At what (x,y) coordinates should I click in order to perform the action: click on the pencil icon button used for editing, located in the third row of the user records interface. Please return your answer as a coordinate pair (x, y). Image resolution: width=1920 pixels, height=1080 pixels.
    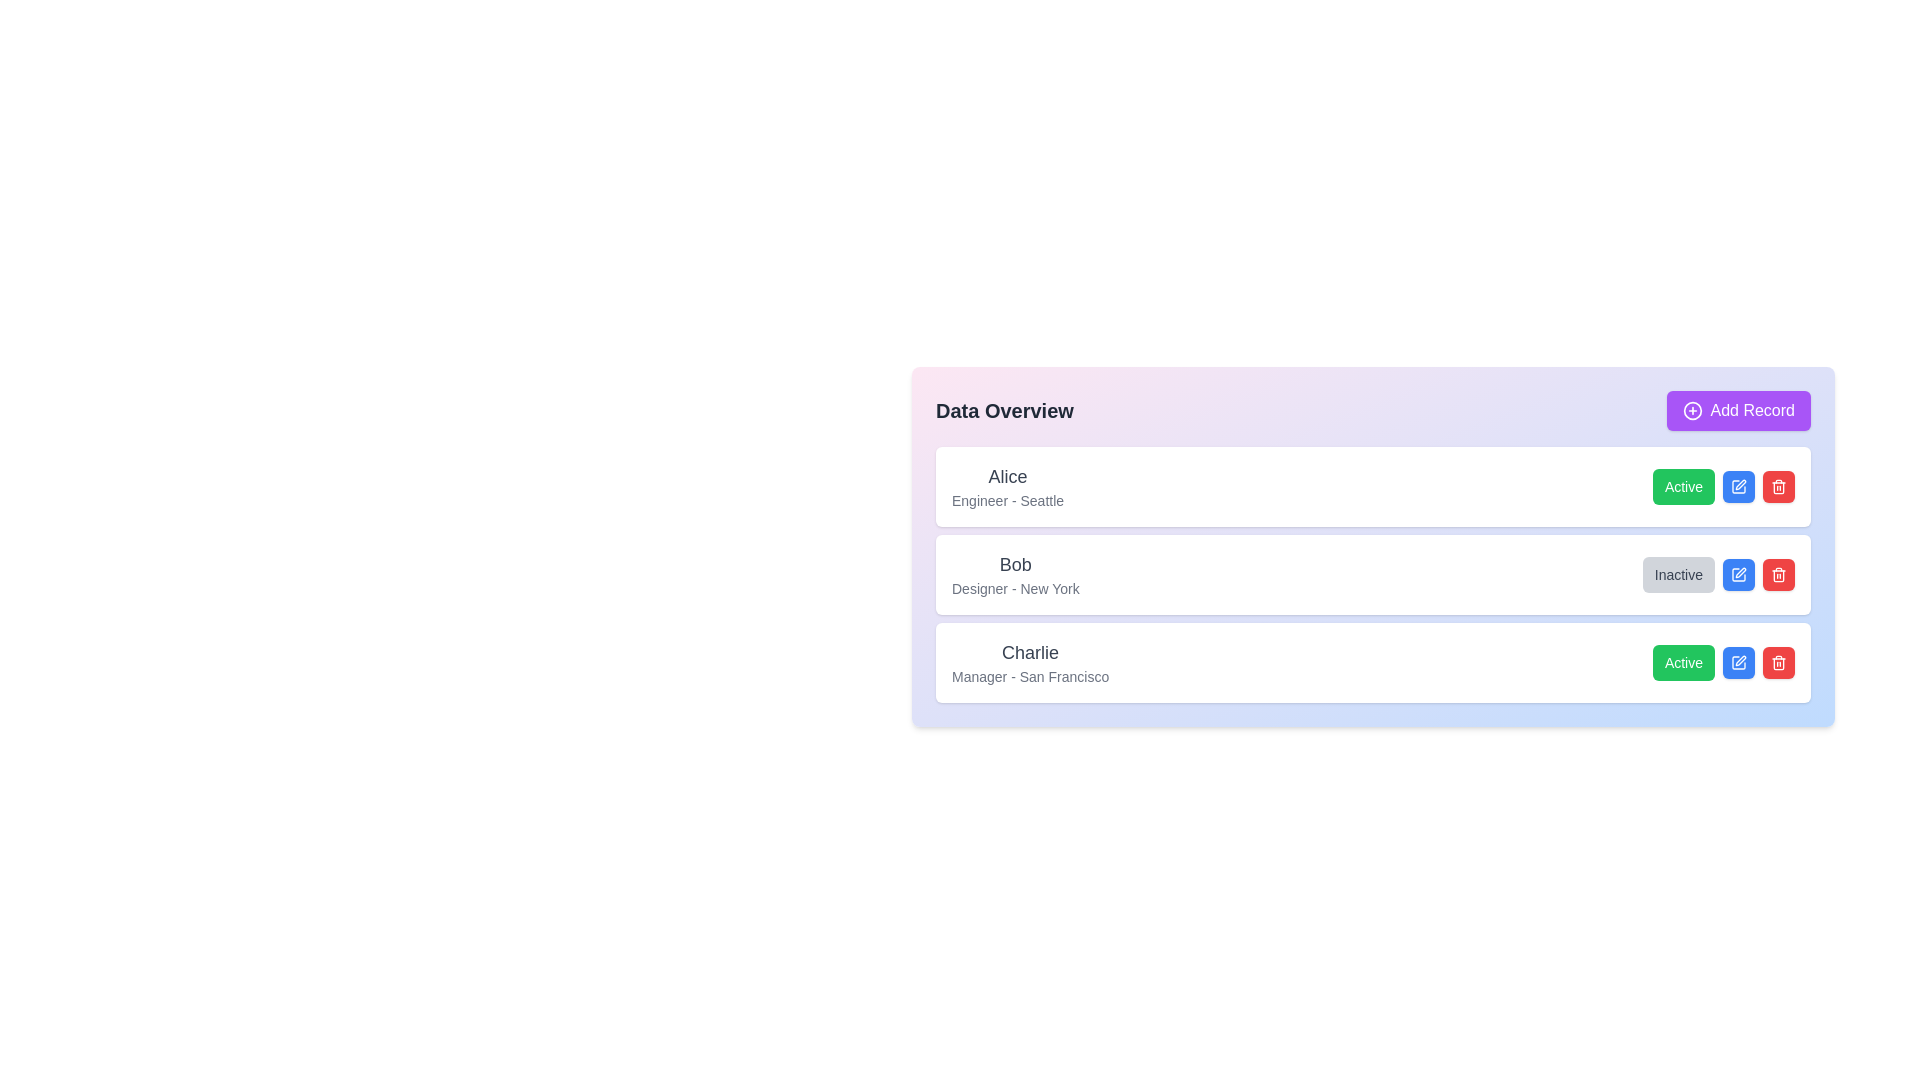
    Looking at the image, I should click on (1740, 660).